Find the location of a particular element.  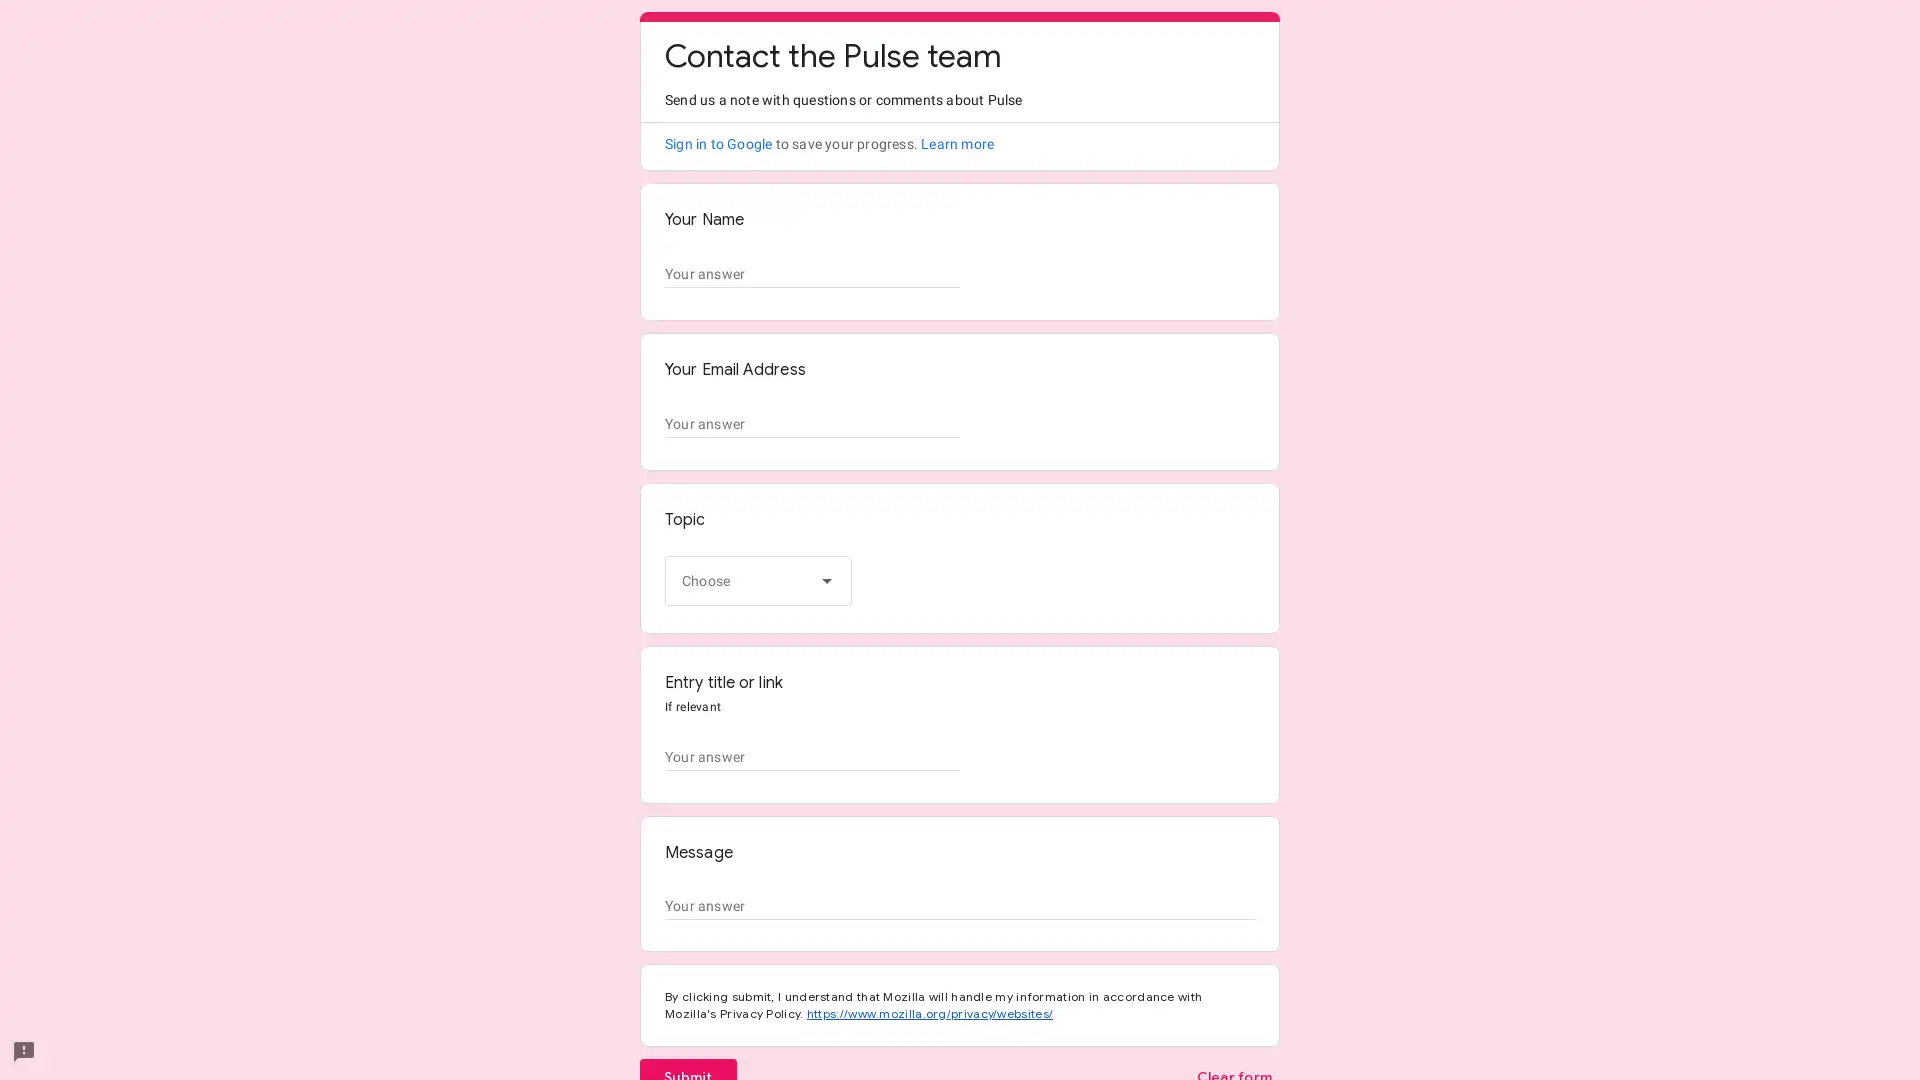

Learn more is located at coordinates (956, 142).